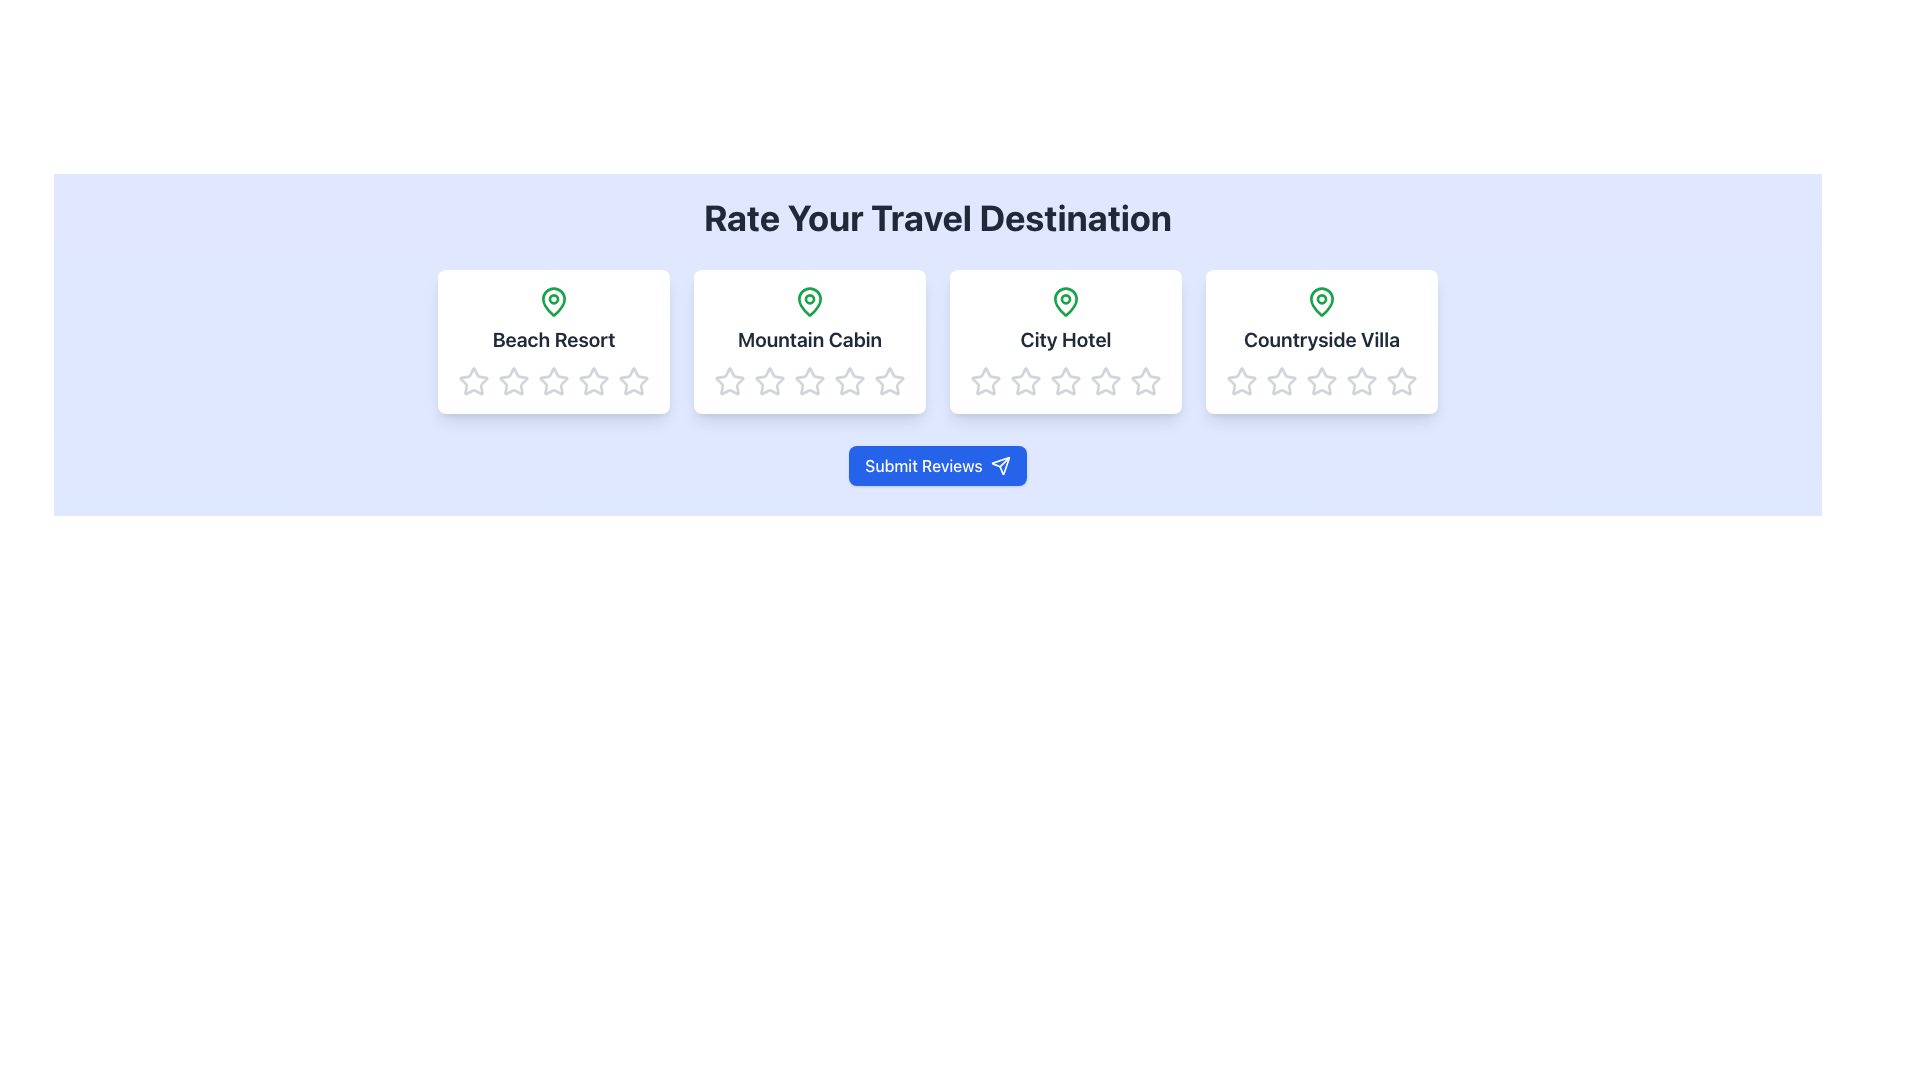  Describe the element at coordinates (1281, 381) in the screenshot. I see `the second star icon in the row of five rating stars for the 'Countryside Villa' section` at that location.